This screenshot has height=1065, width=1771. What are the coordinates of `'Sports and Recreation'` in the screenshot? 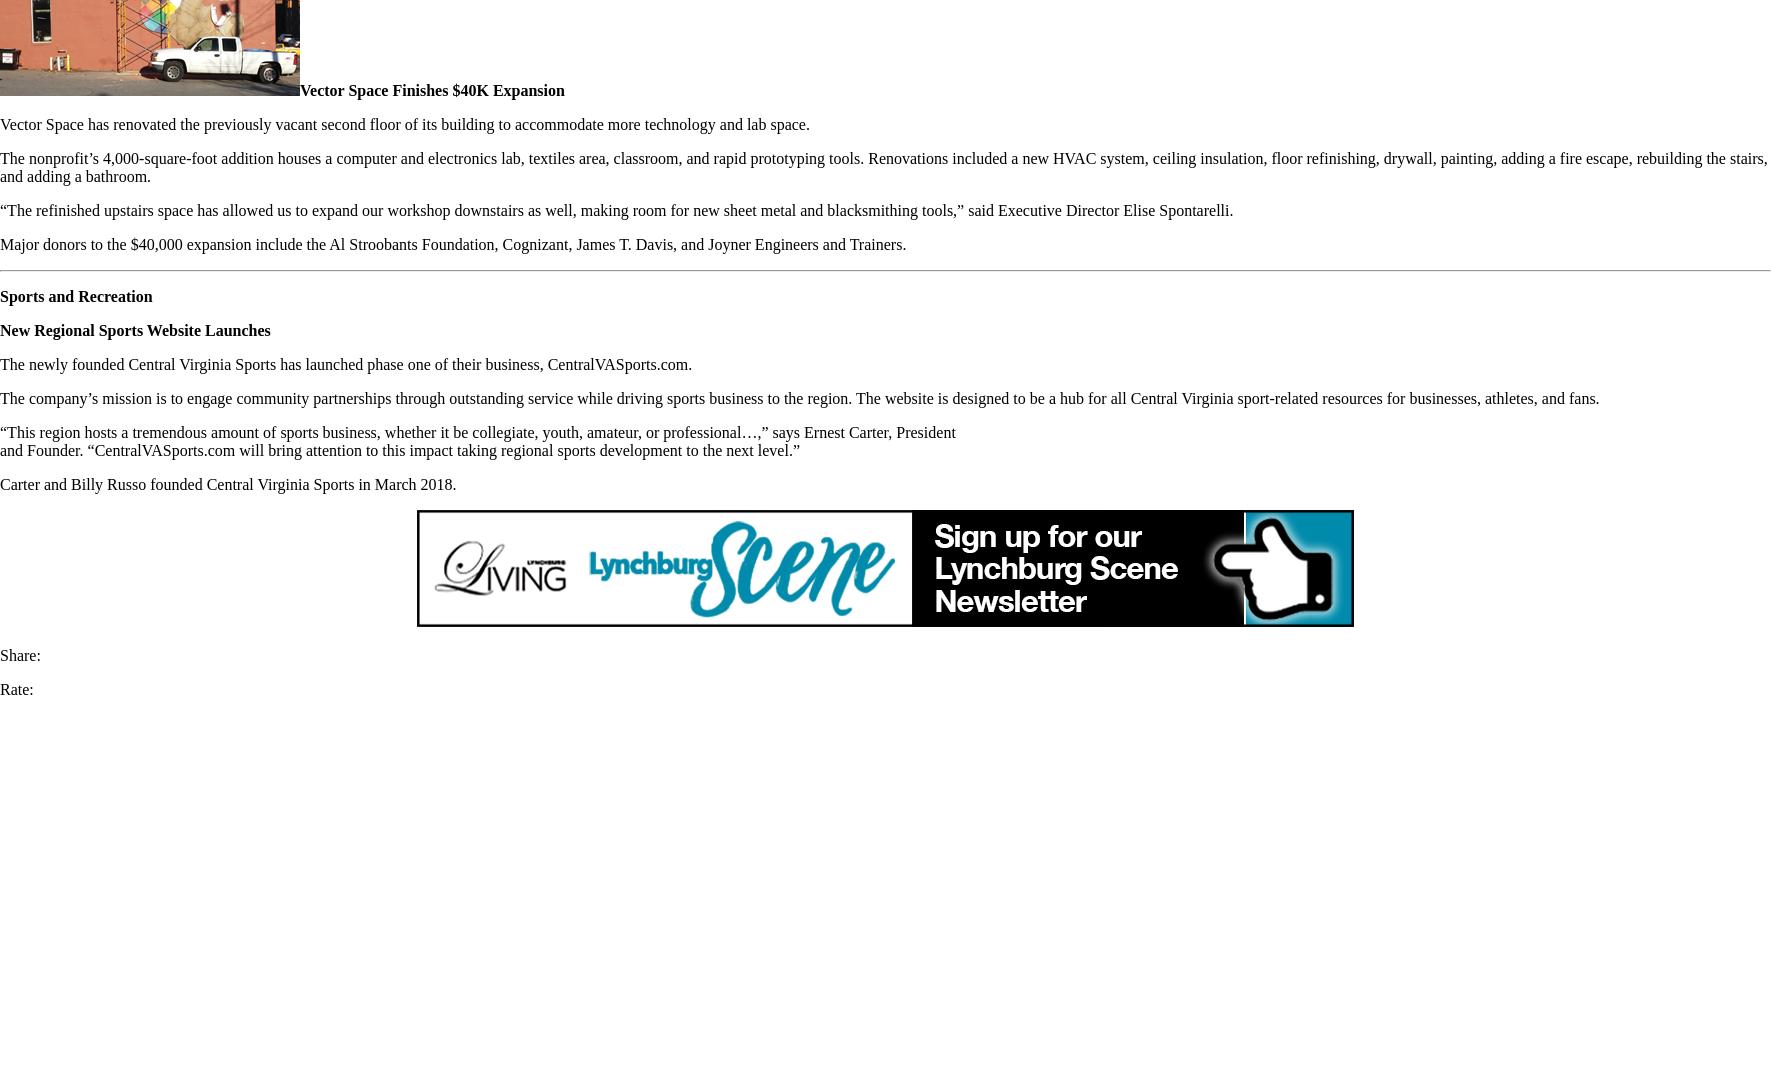 It's located at (74, 295).